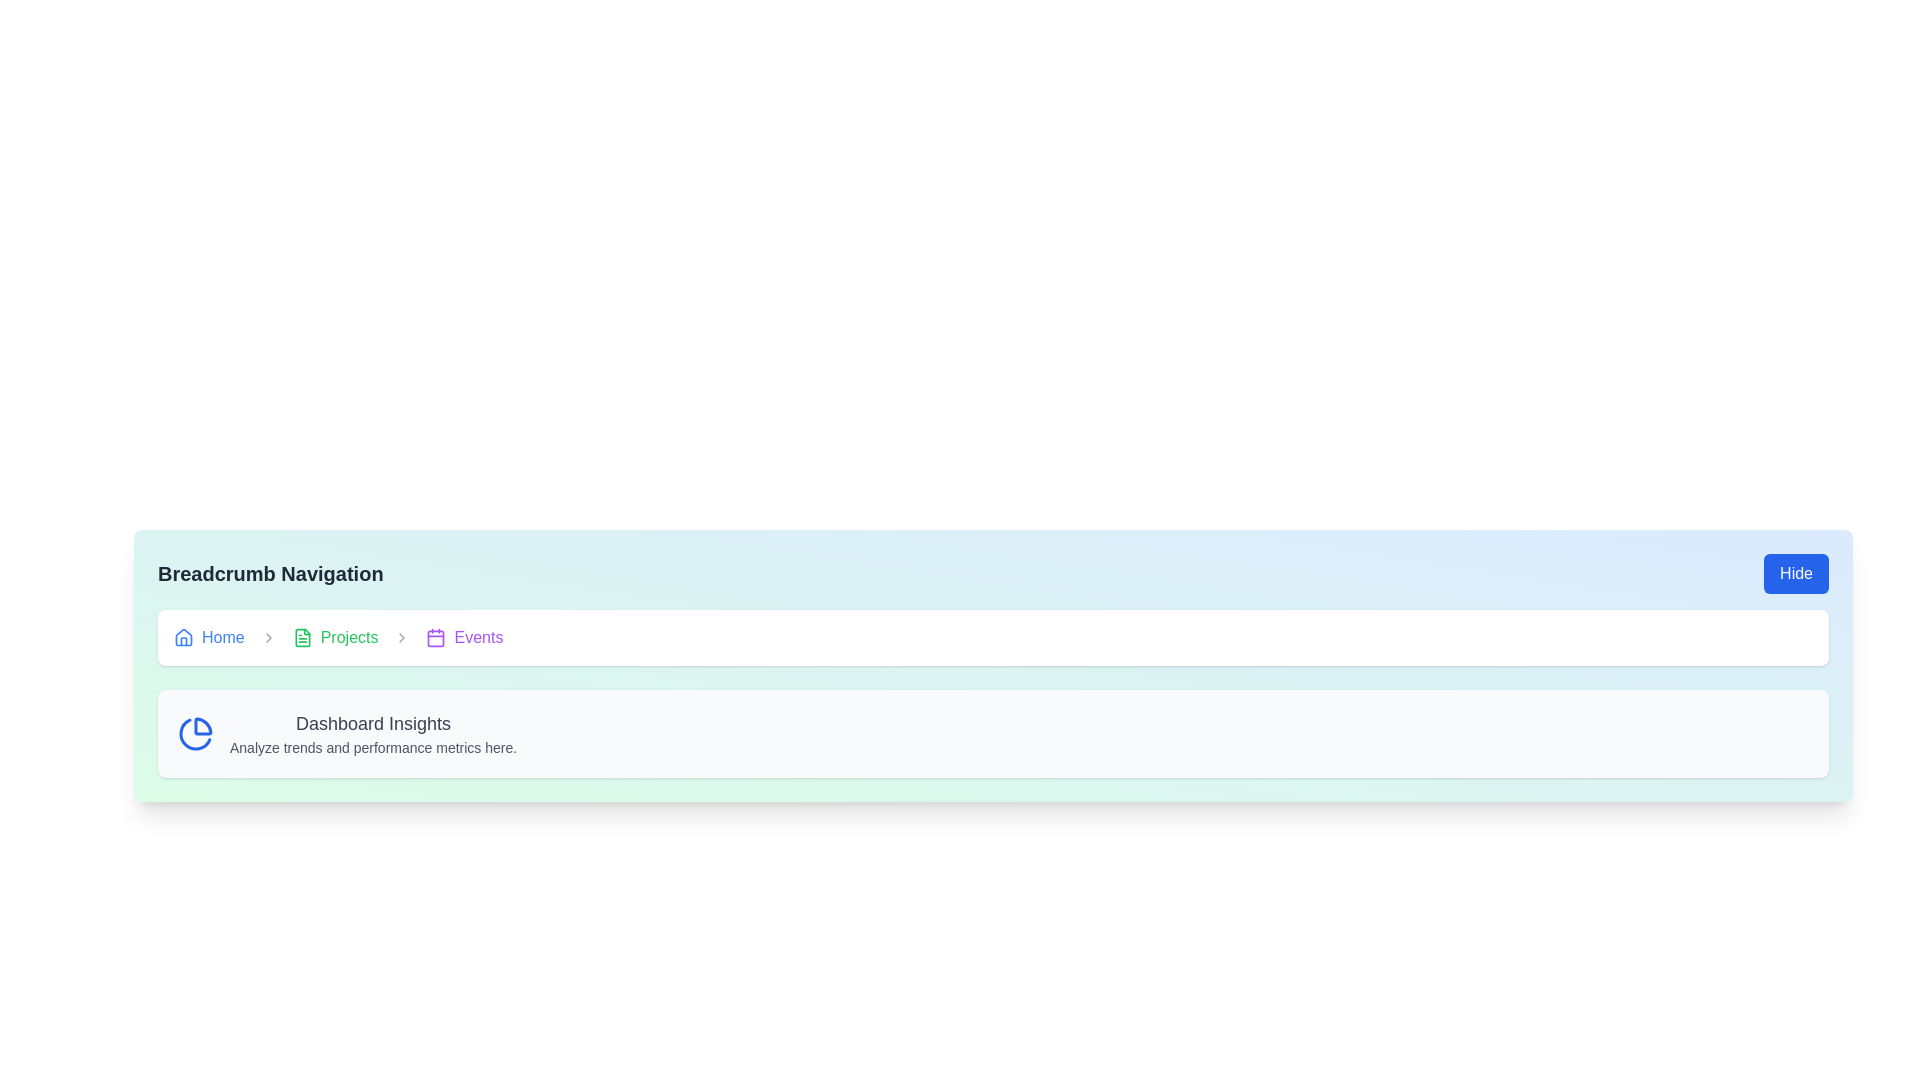  I want to click on the calendar icon element in the breadcrumb navigation, which is a rounded rectangle styled according to the Lucide icon library, positioned between the 'Projects' and 'Events' breadcrumbs, so click(435, 638).